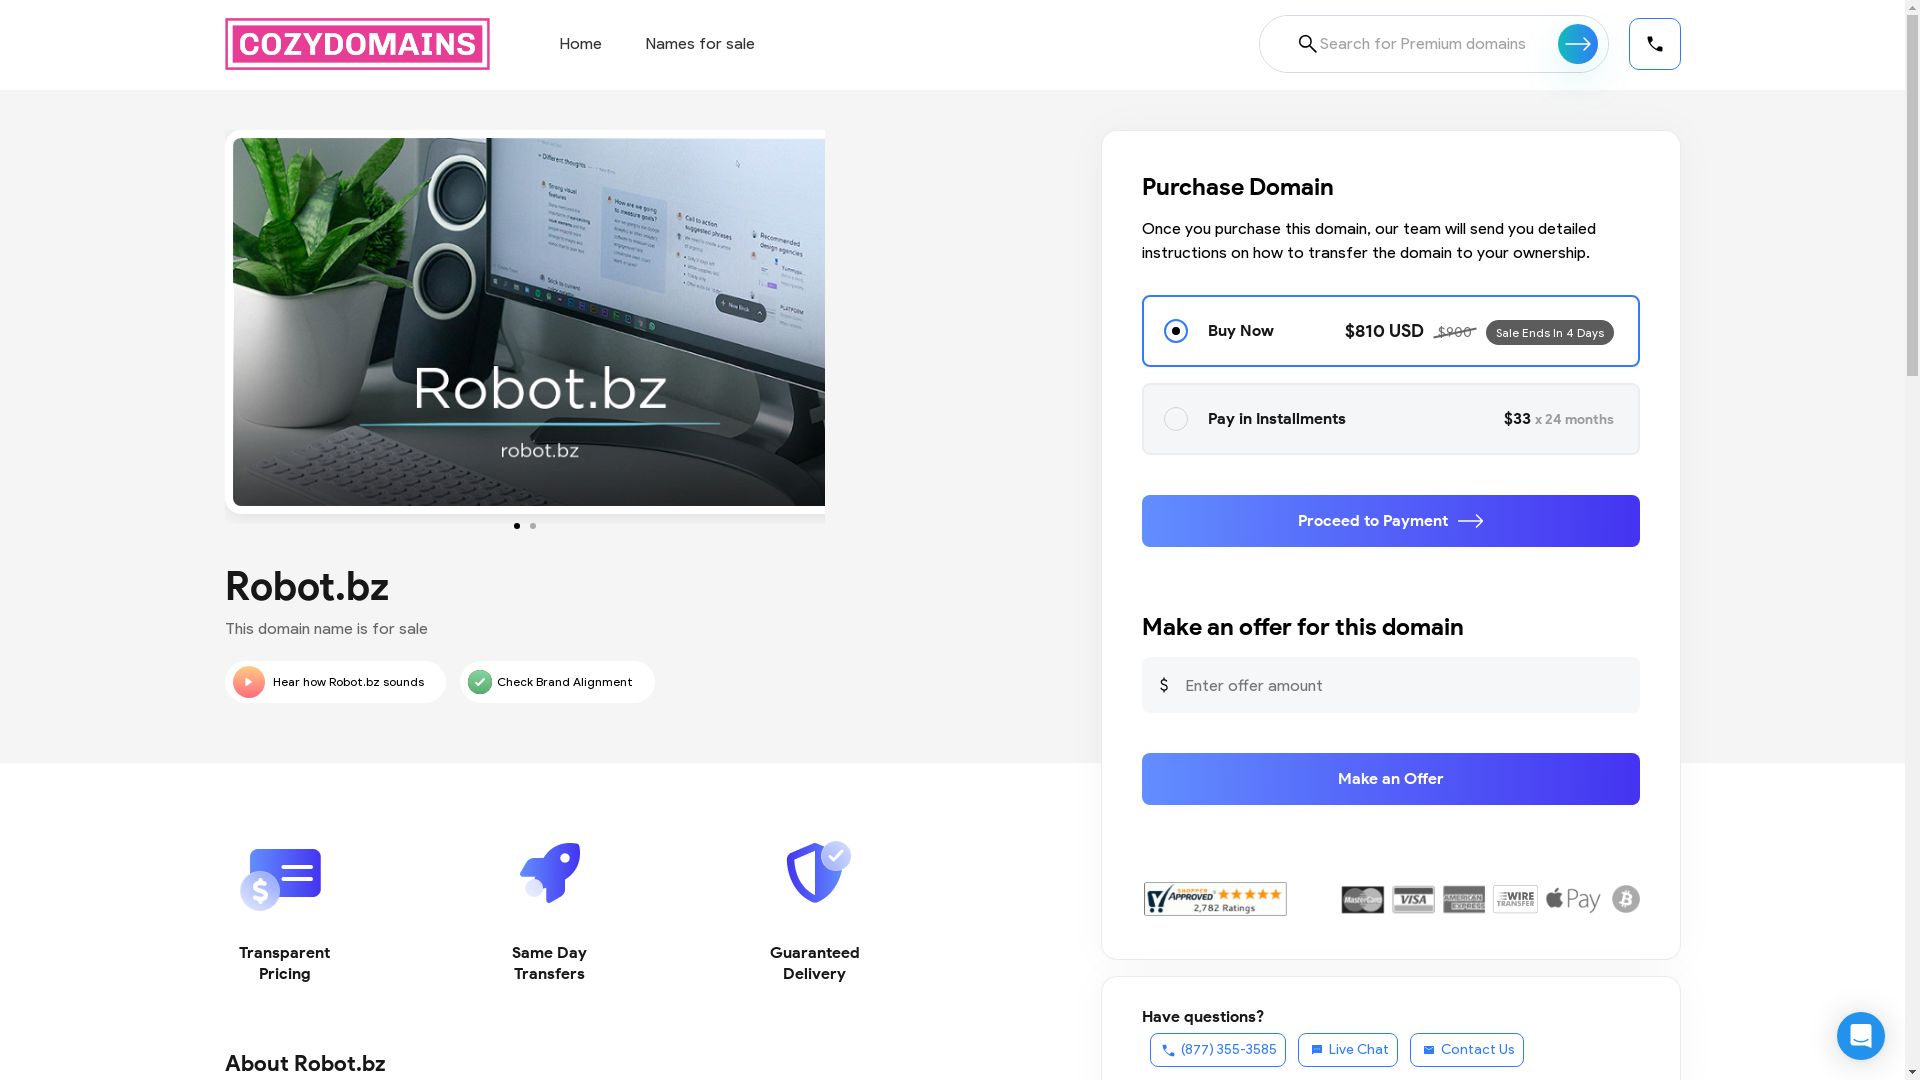  I want to click on 'Home', so click(579, 43).